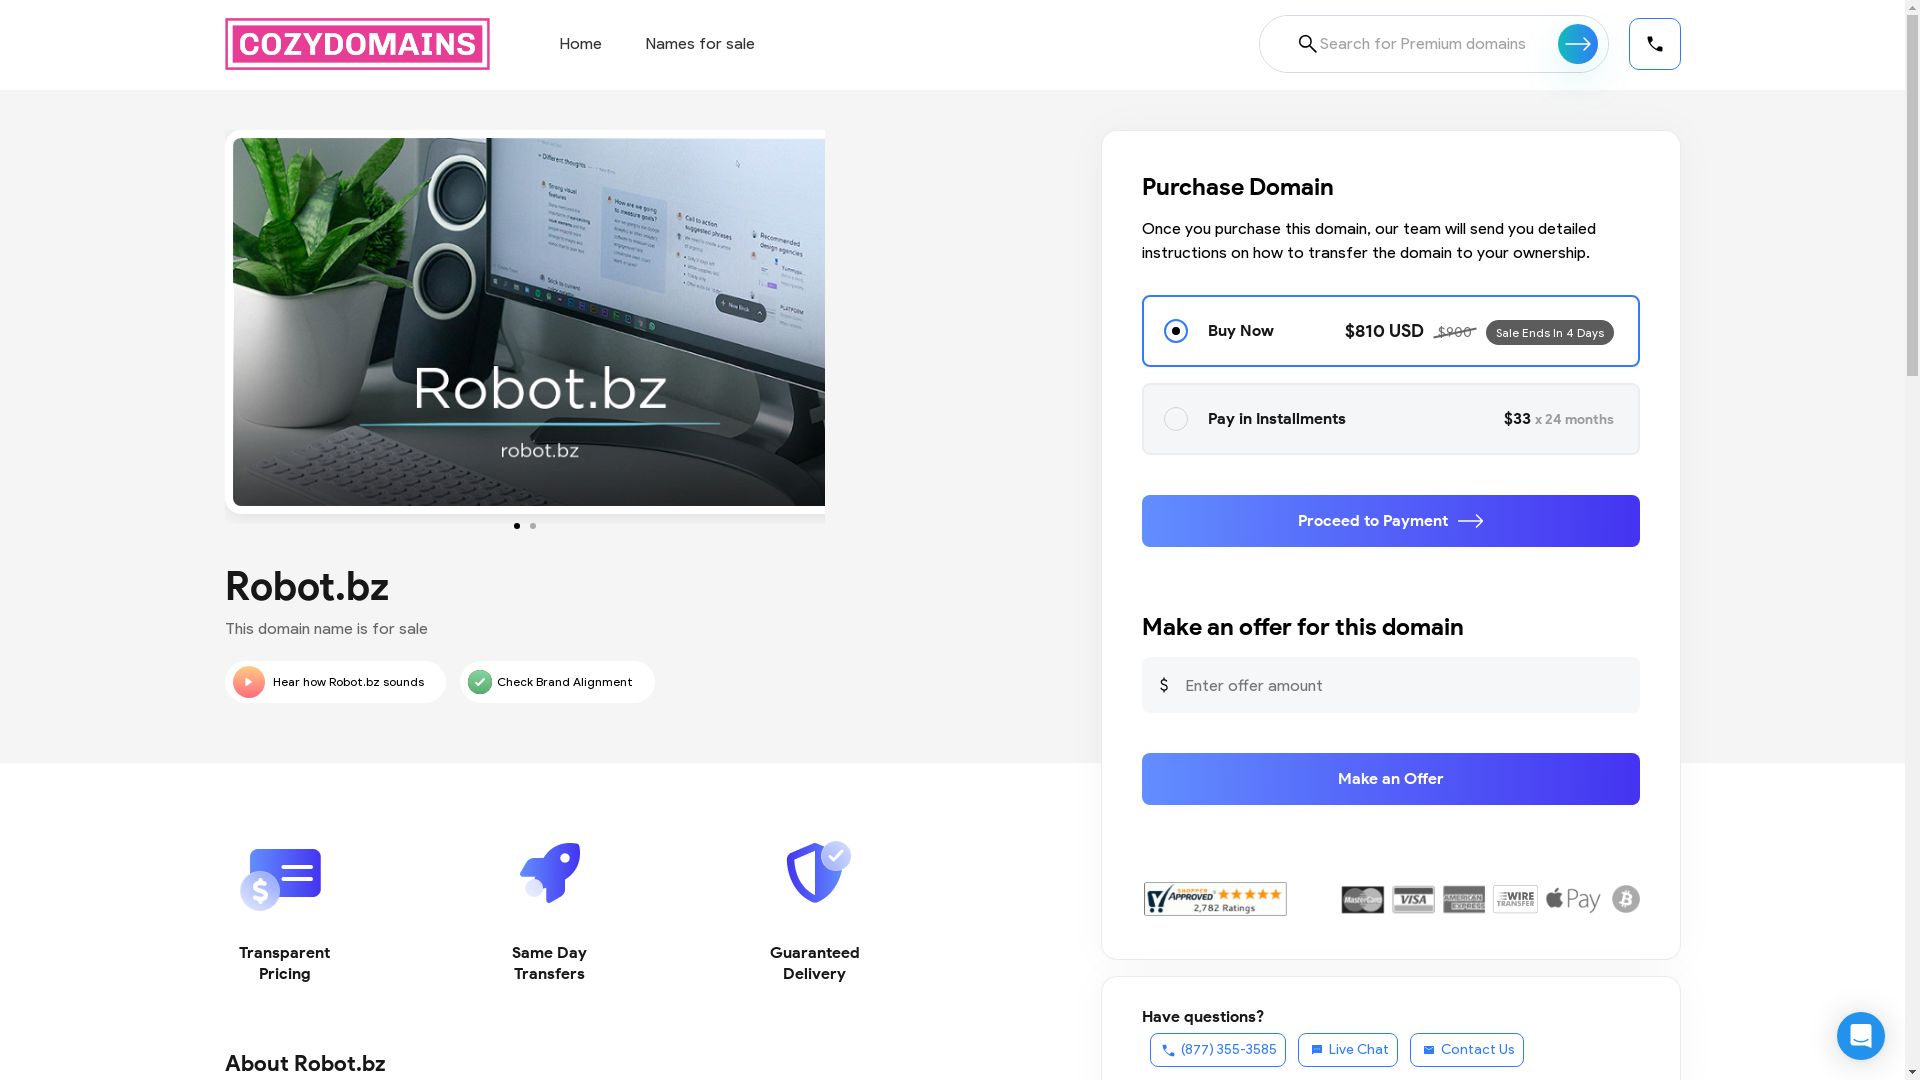  I want to click on 'Home', so click(579, 43).